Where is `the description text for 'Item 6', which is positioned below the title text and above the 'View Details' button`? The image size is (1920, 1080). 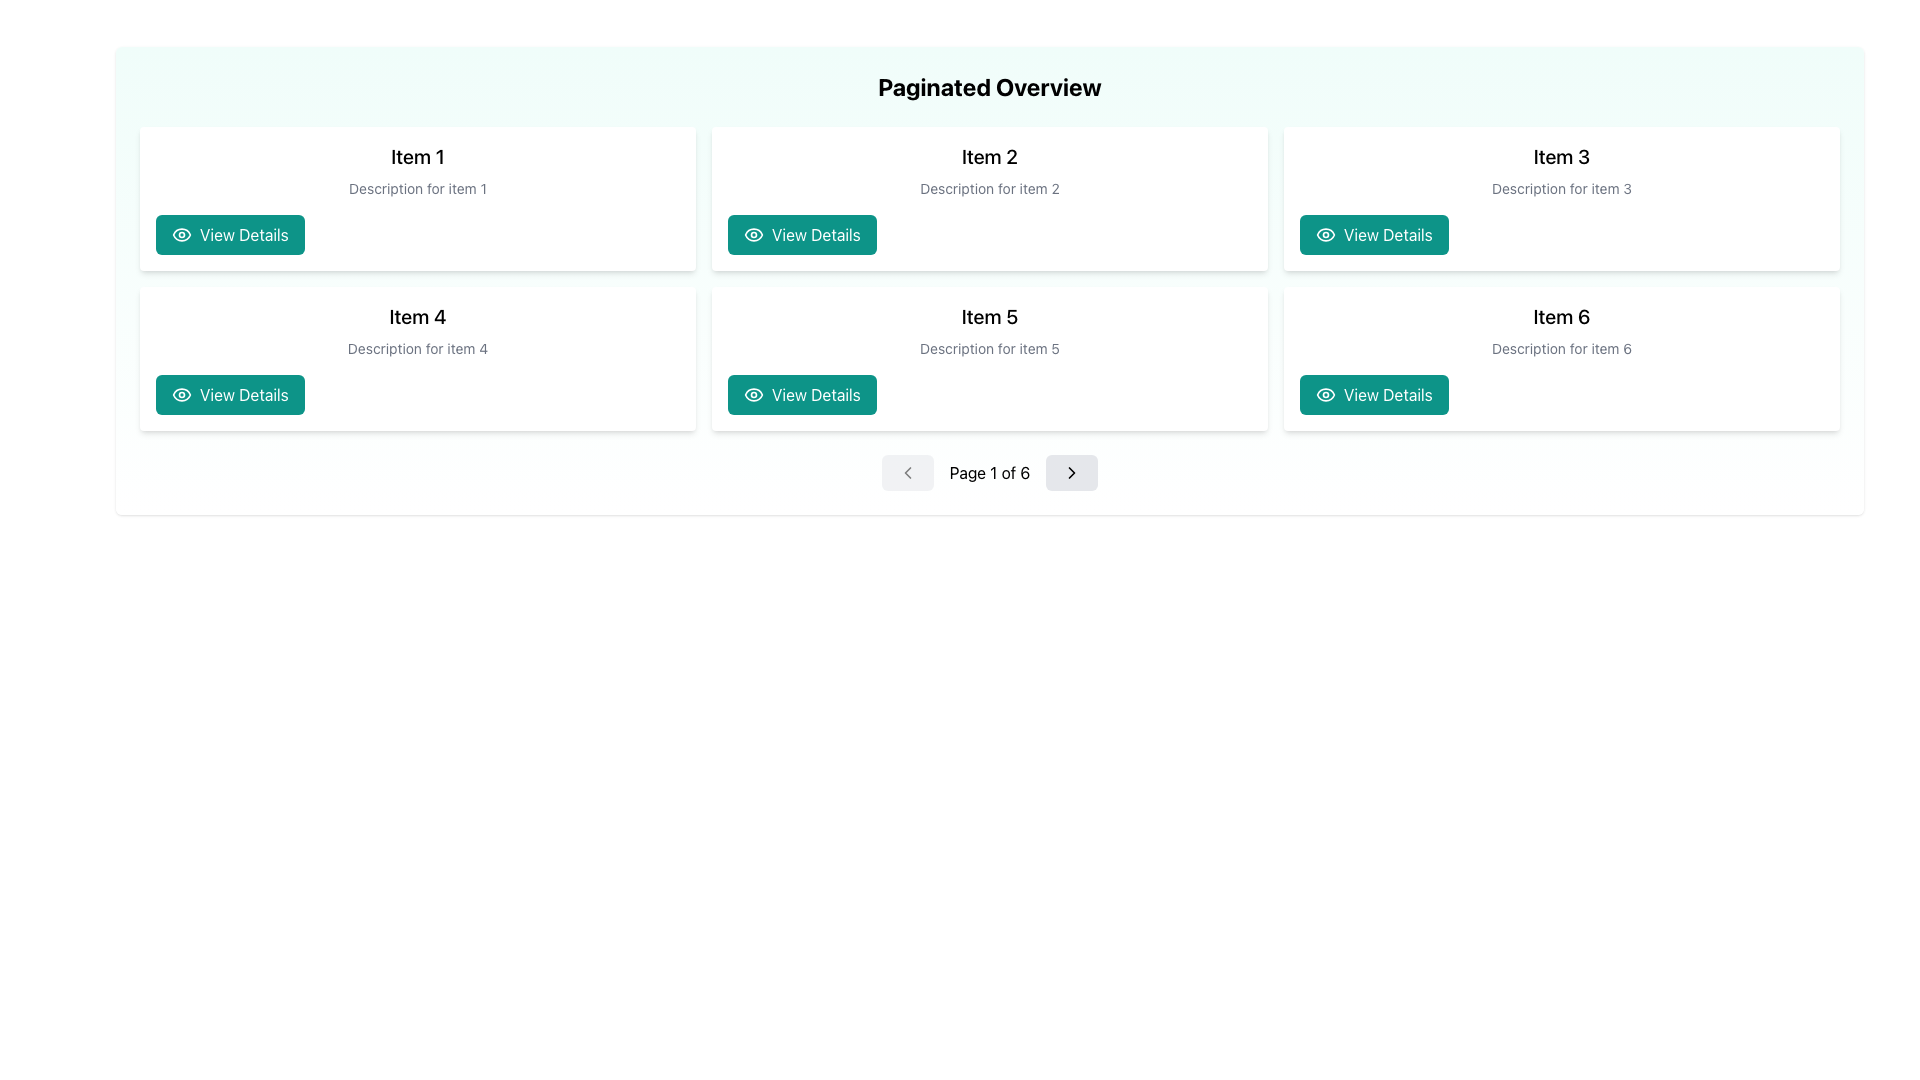 the description text for 'Item 6', which is positioned below the title text and above the 'View Details' button is located at coordinates (1560, 347).